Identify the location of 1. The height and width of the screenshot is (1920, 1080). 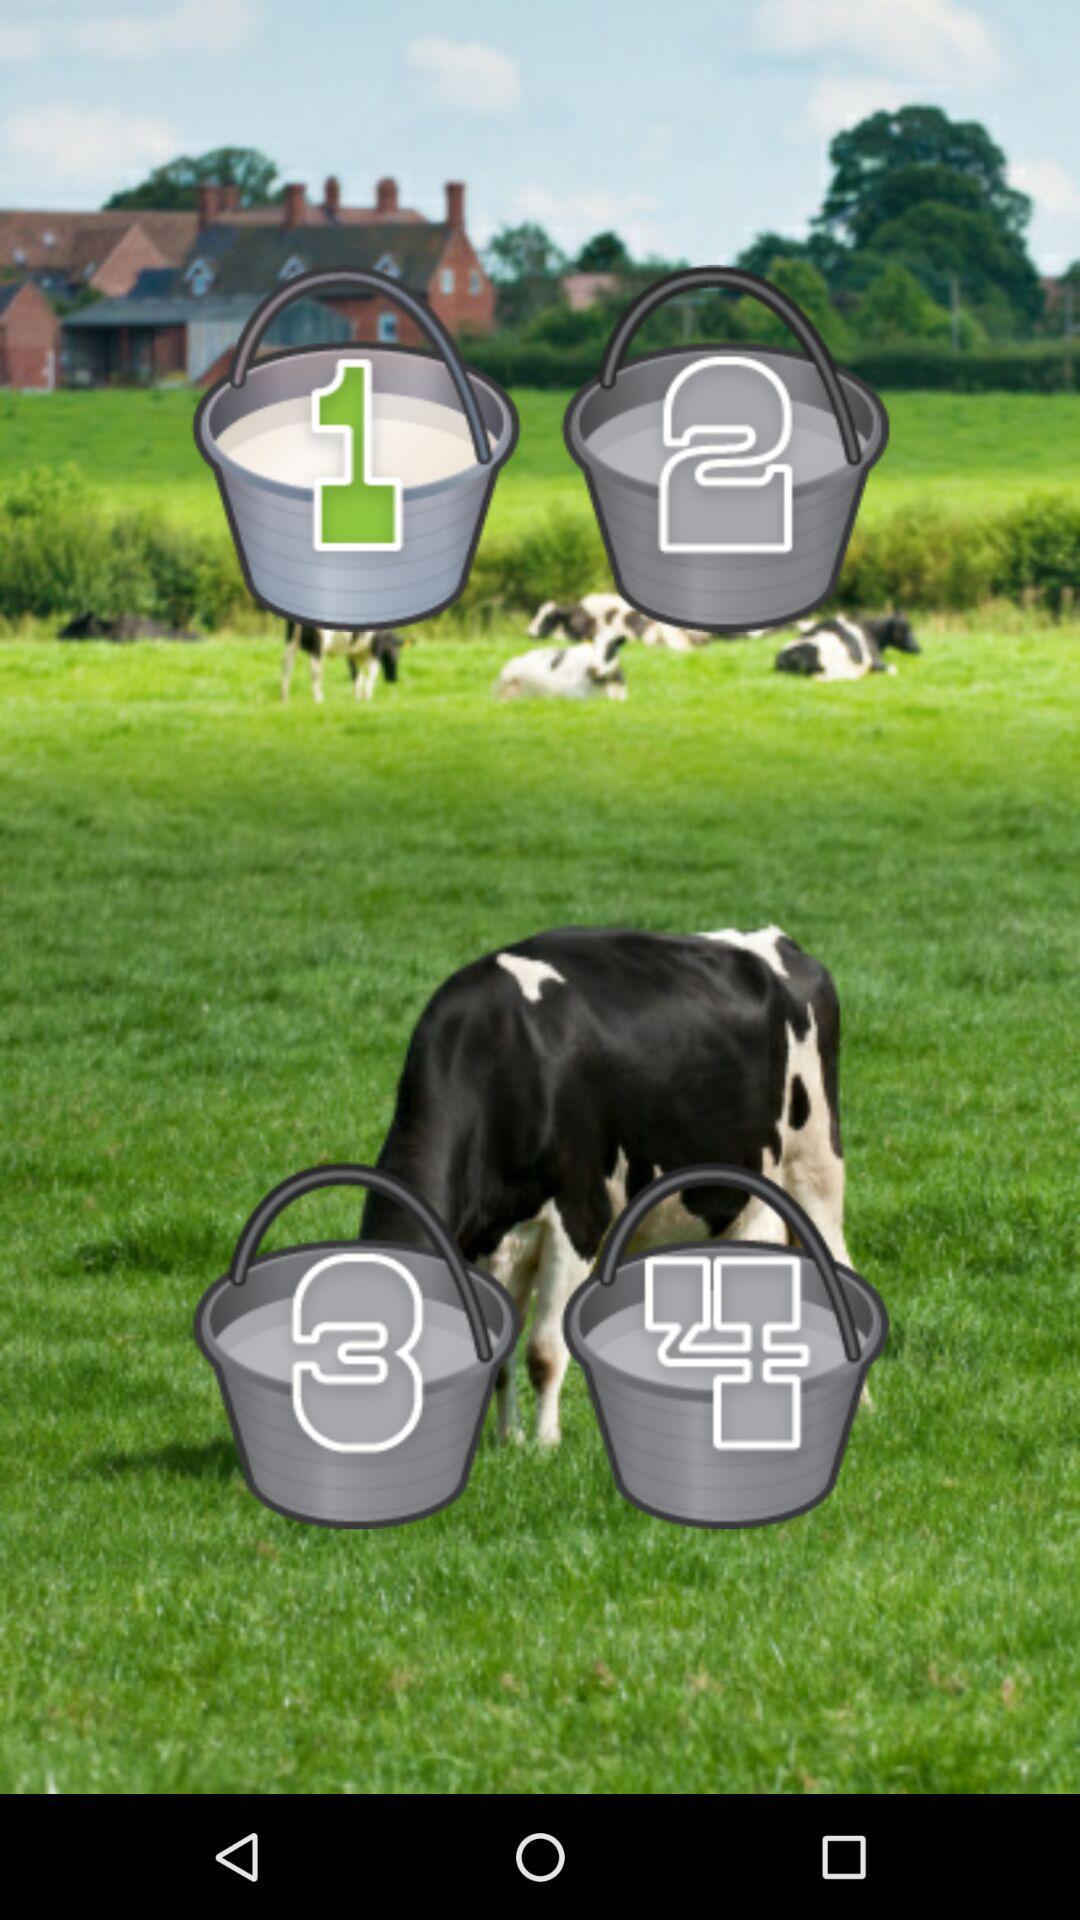
(355, 447).